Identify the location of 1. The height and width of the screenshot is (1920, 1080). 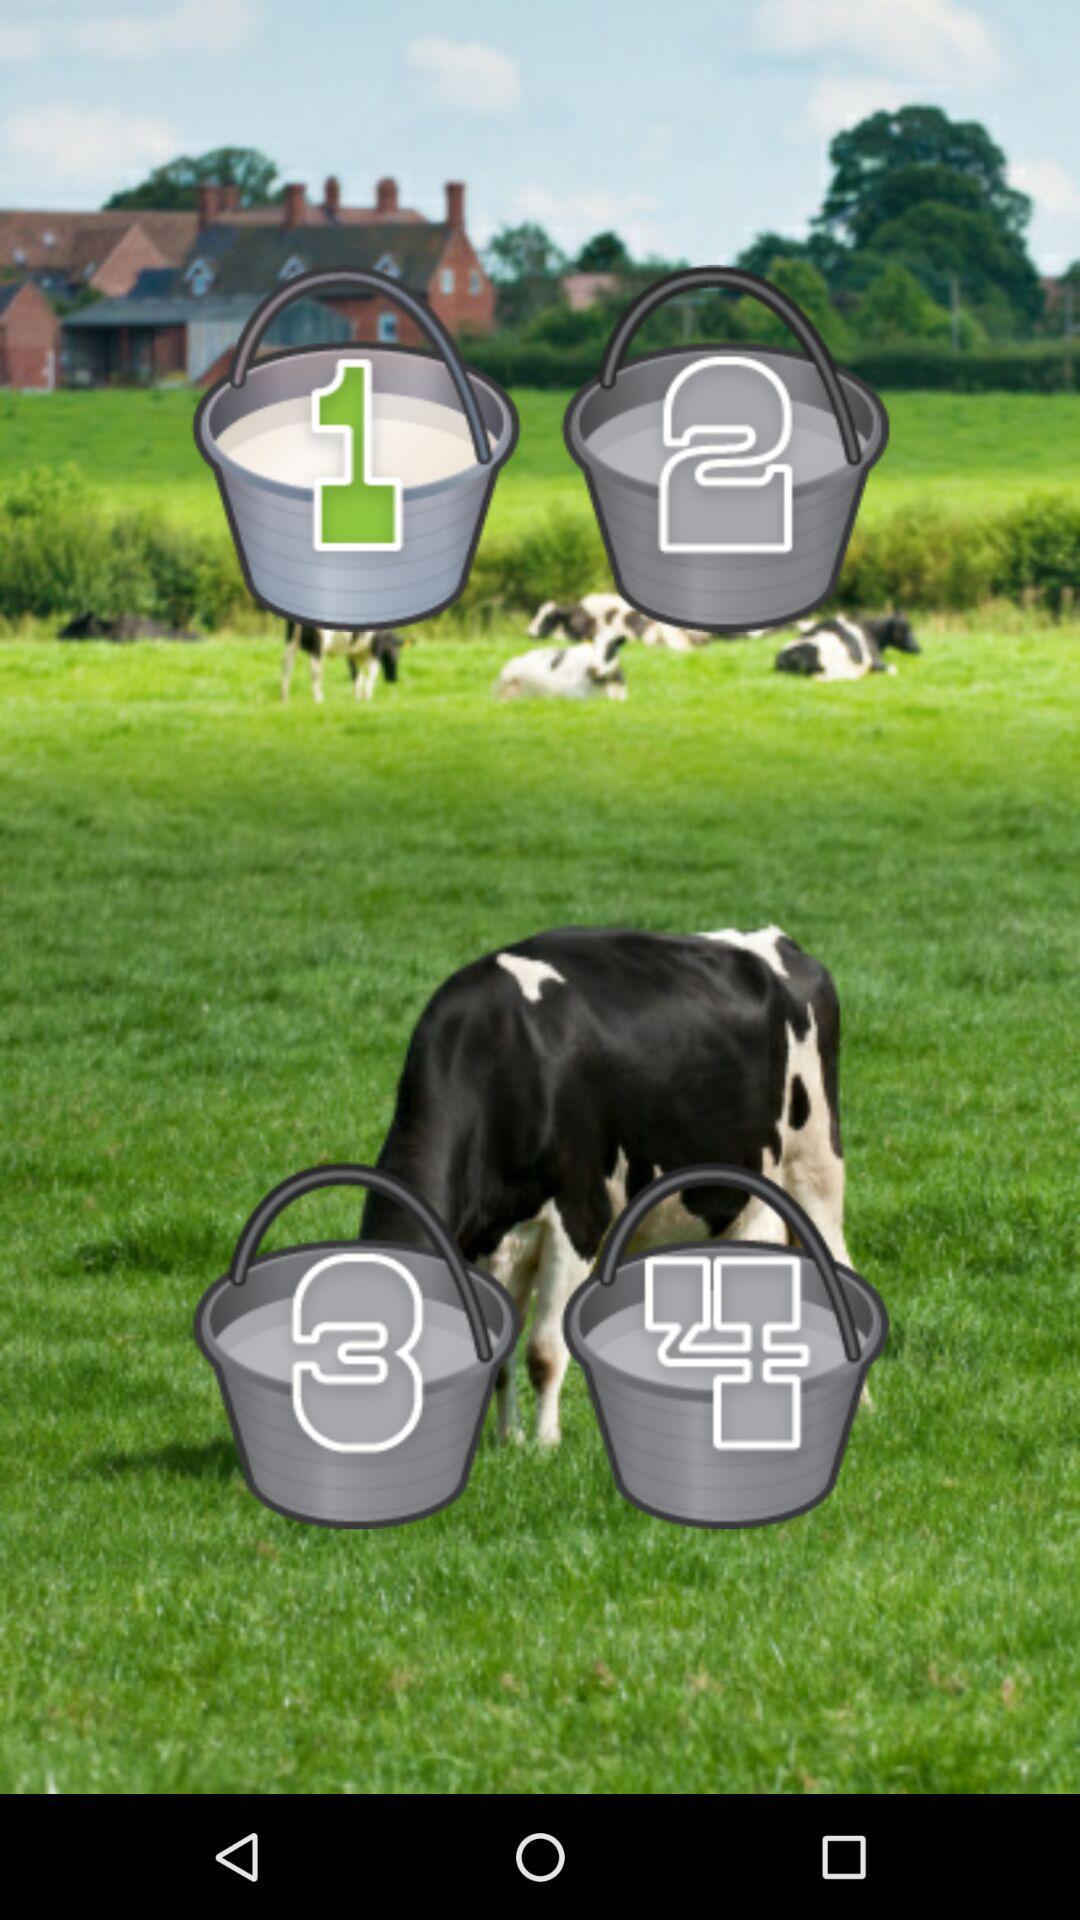
(355, 447).